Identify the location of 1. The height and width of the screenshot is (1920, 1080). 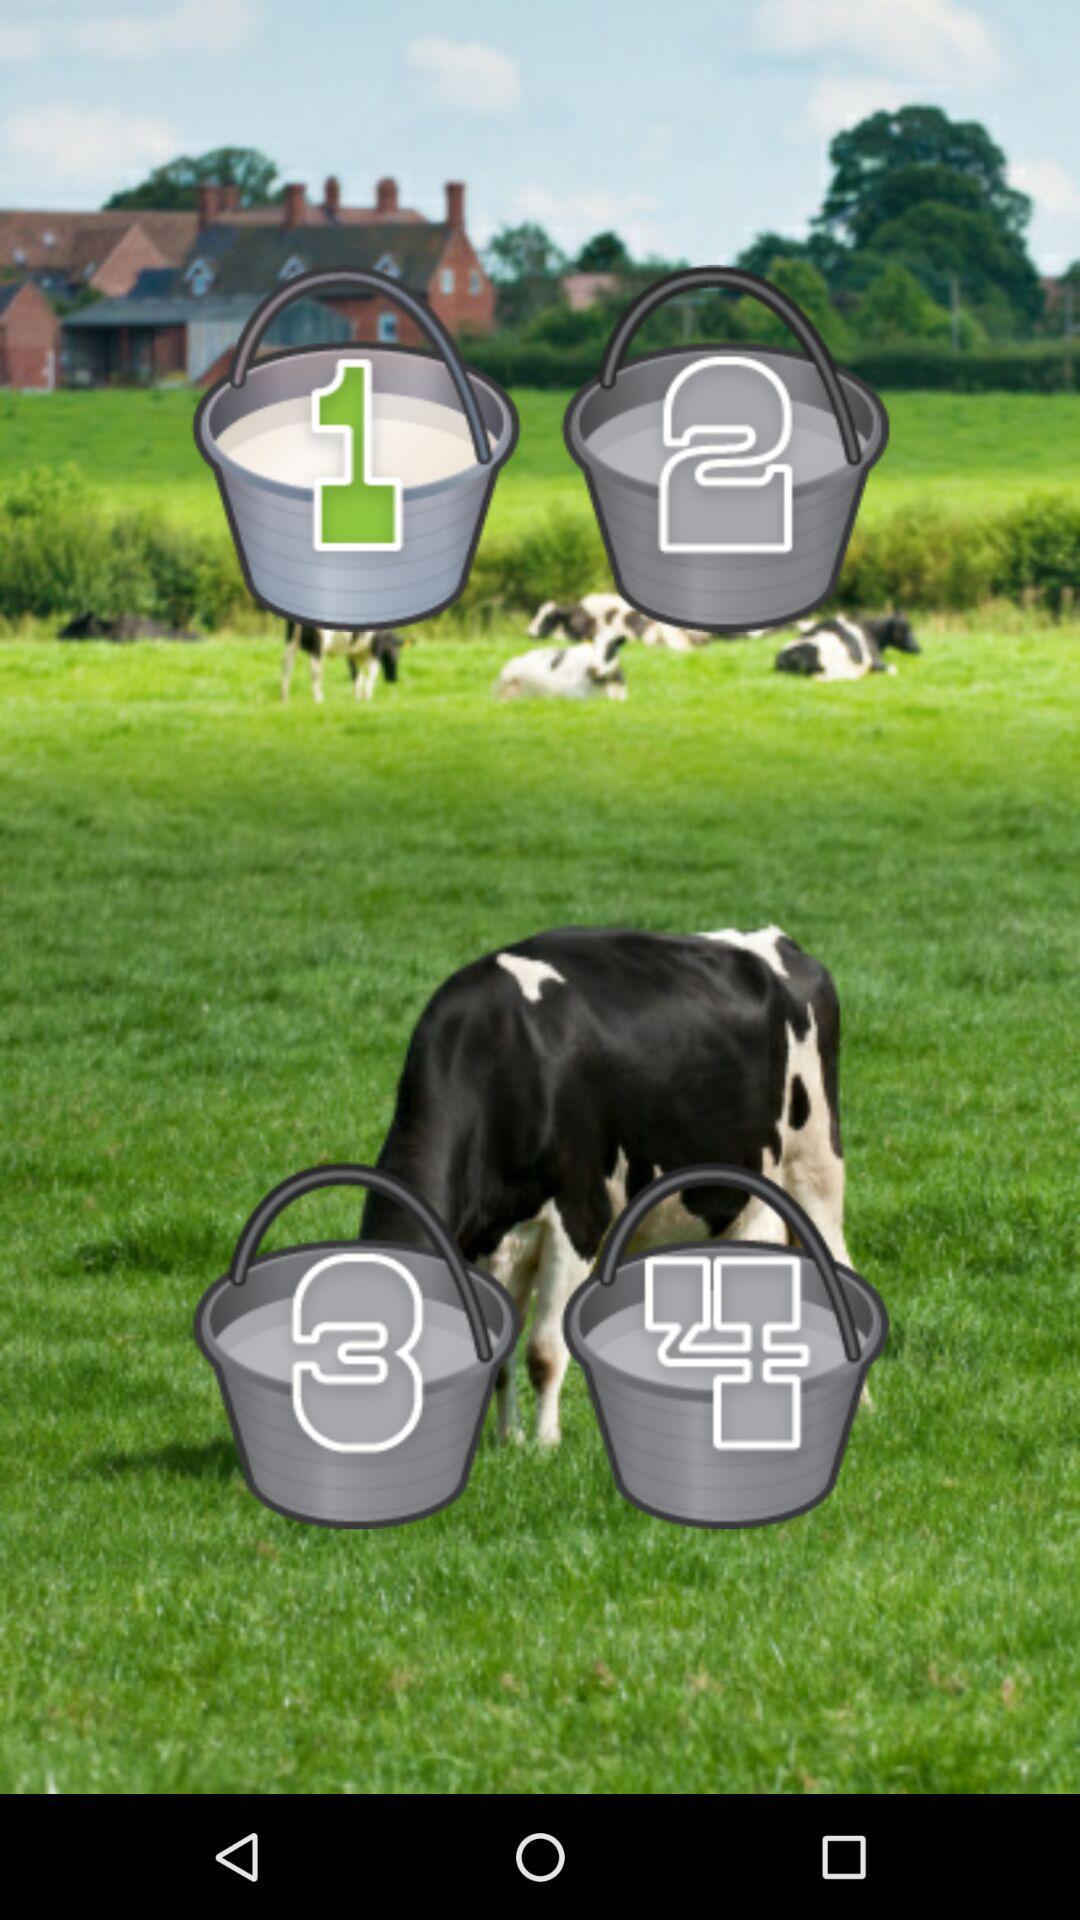
(355, 447).